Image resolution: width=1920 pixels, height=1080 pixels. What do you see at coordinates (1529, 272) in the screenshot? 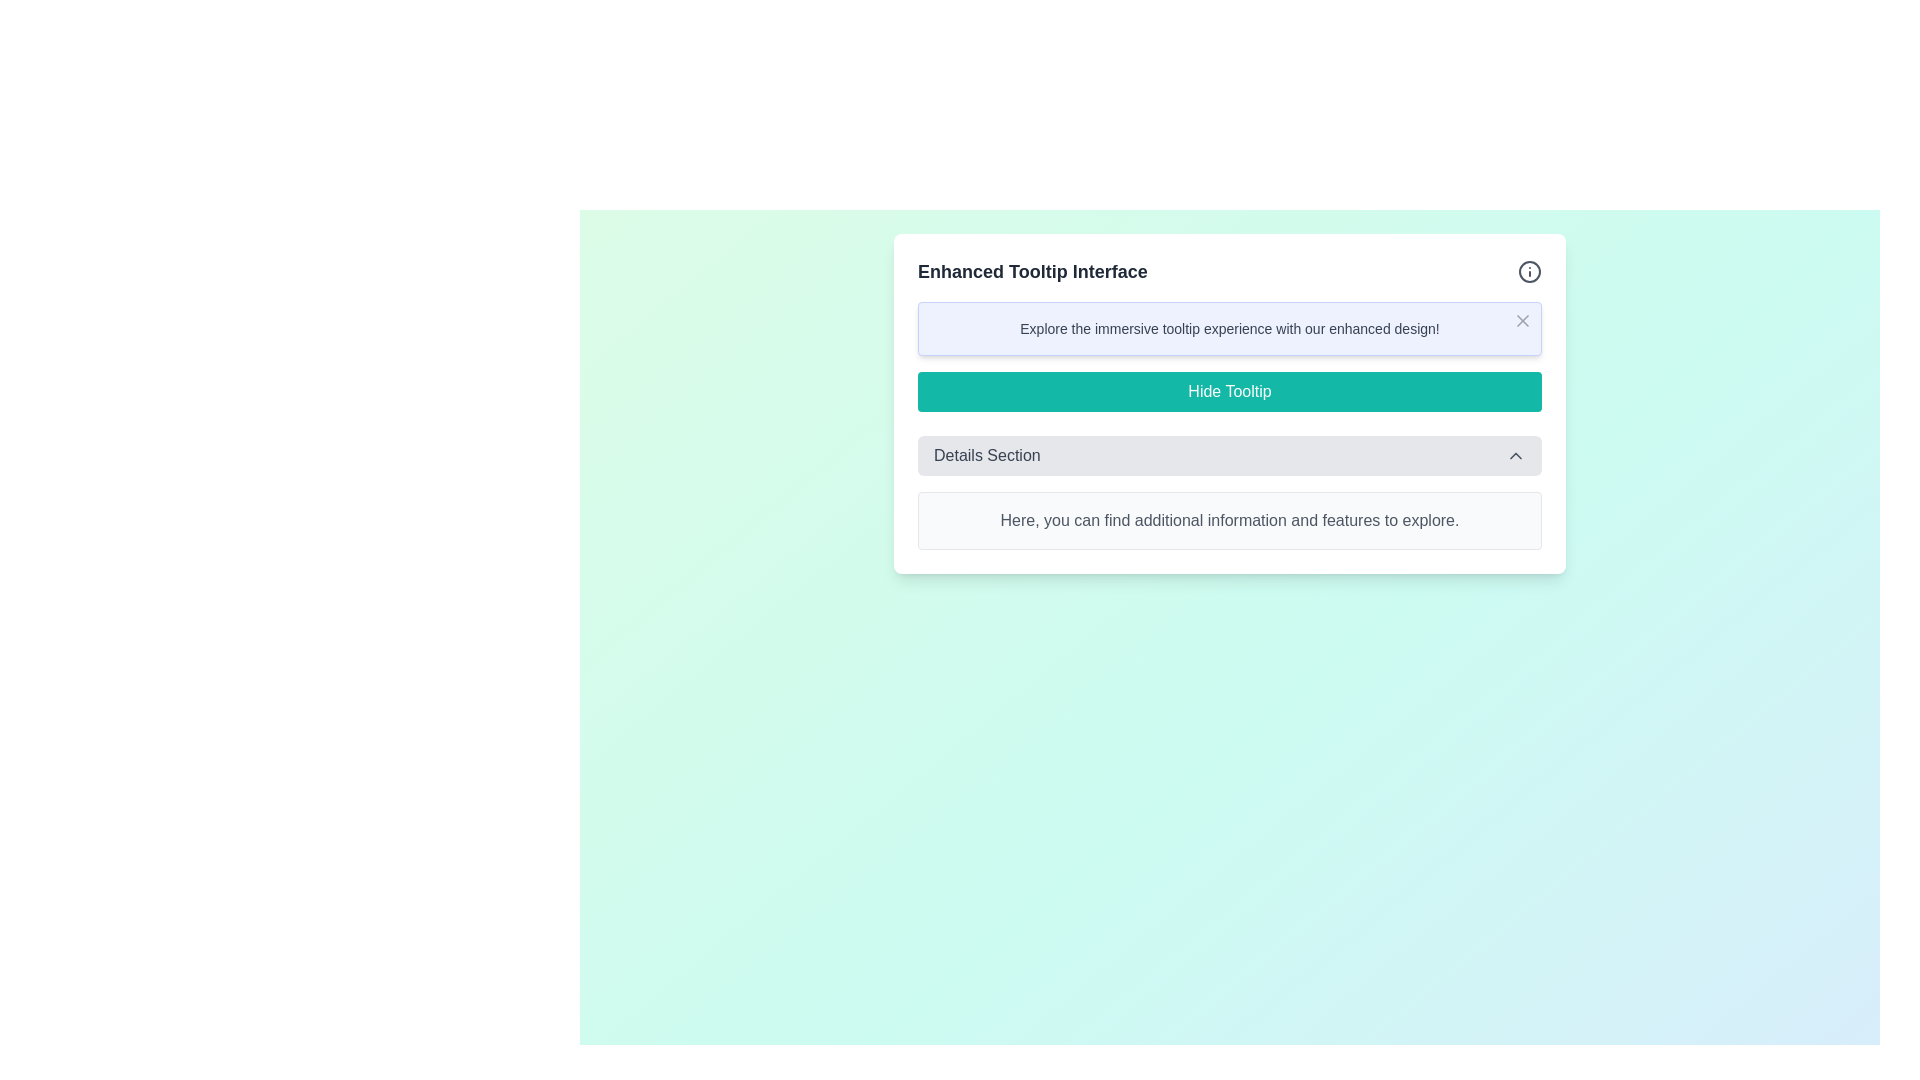
I see `the small circular gray informational icon (with a centered 'i') located at the top-right corner of the 'Enhanced Tooltip Interface' section` at bounding box center [1529, 272].